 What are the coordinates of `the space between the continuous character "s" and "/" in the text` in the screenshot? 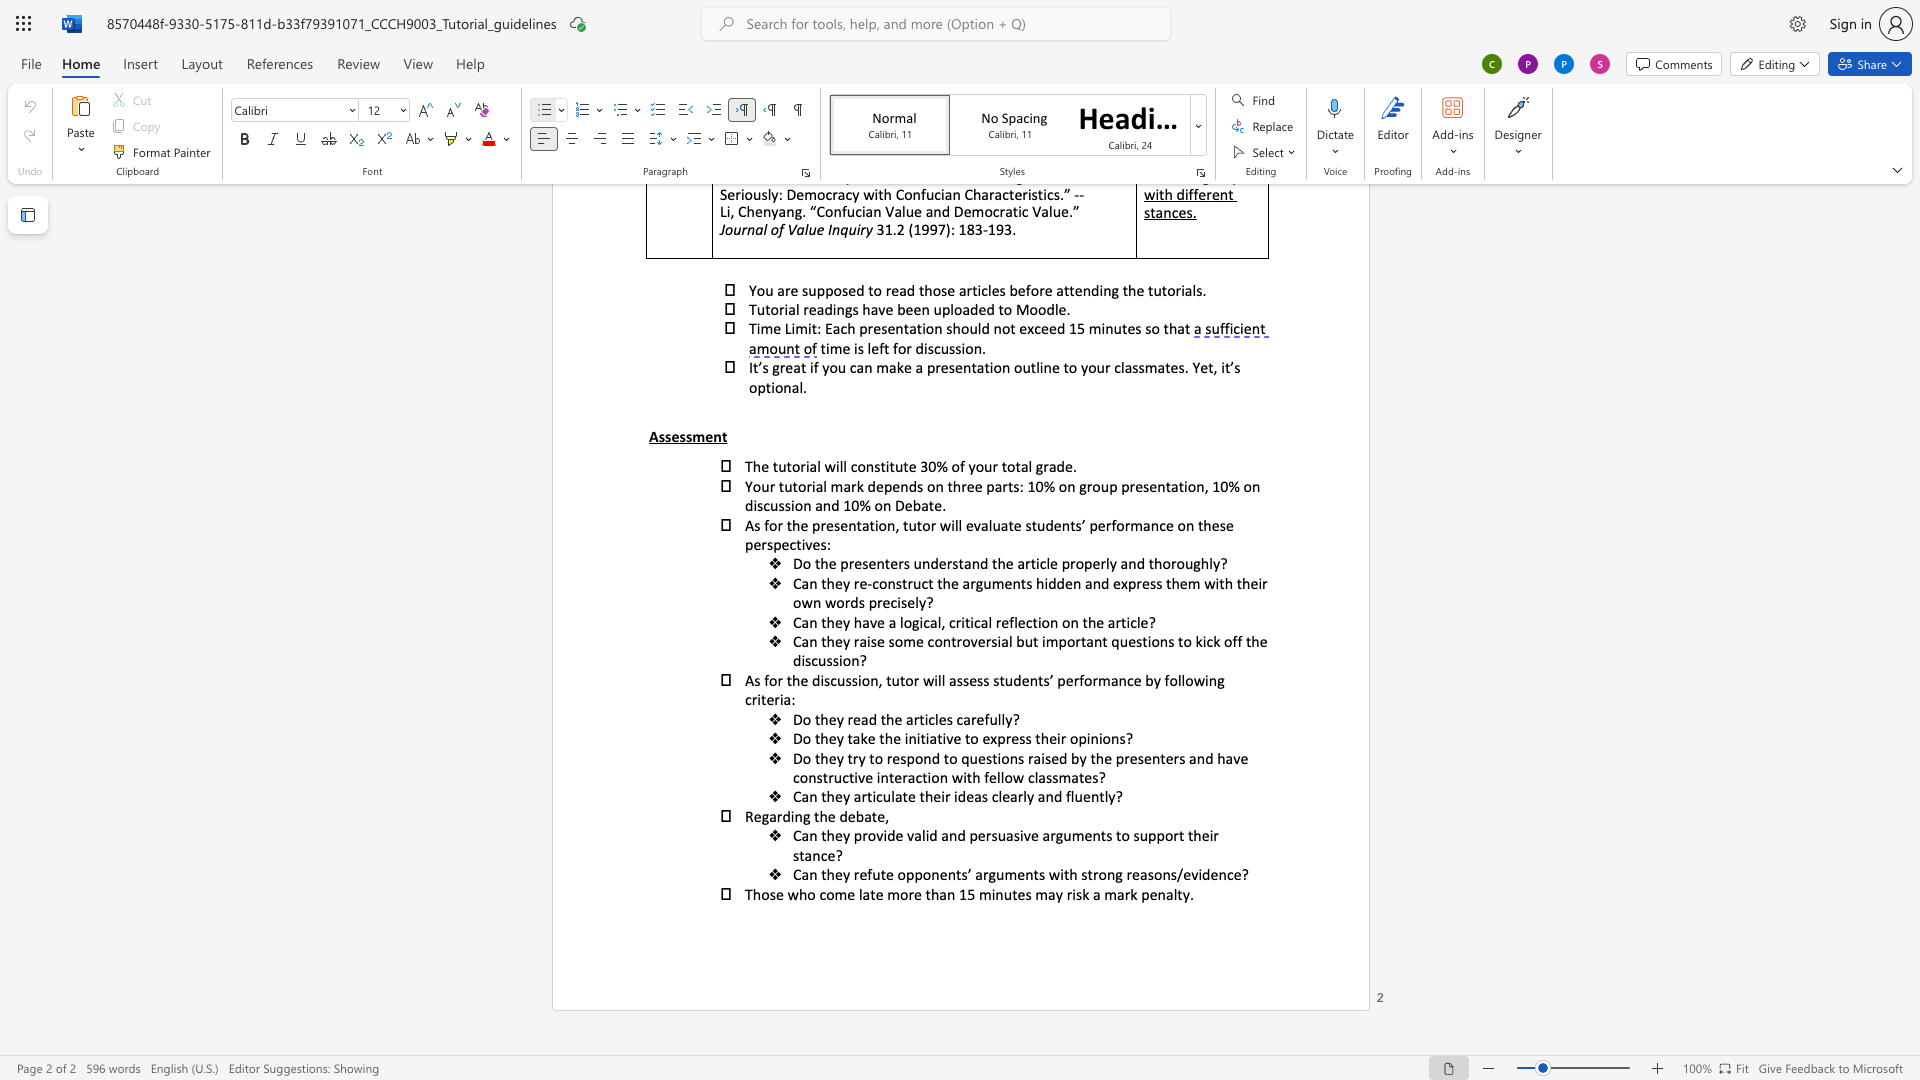 It's located at (1176, 873).